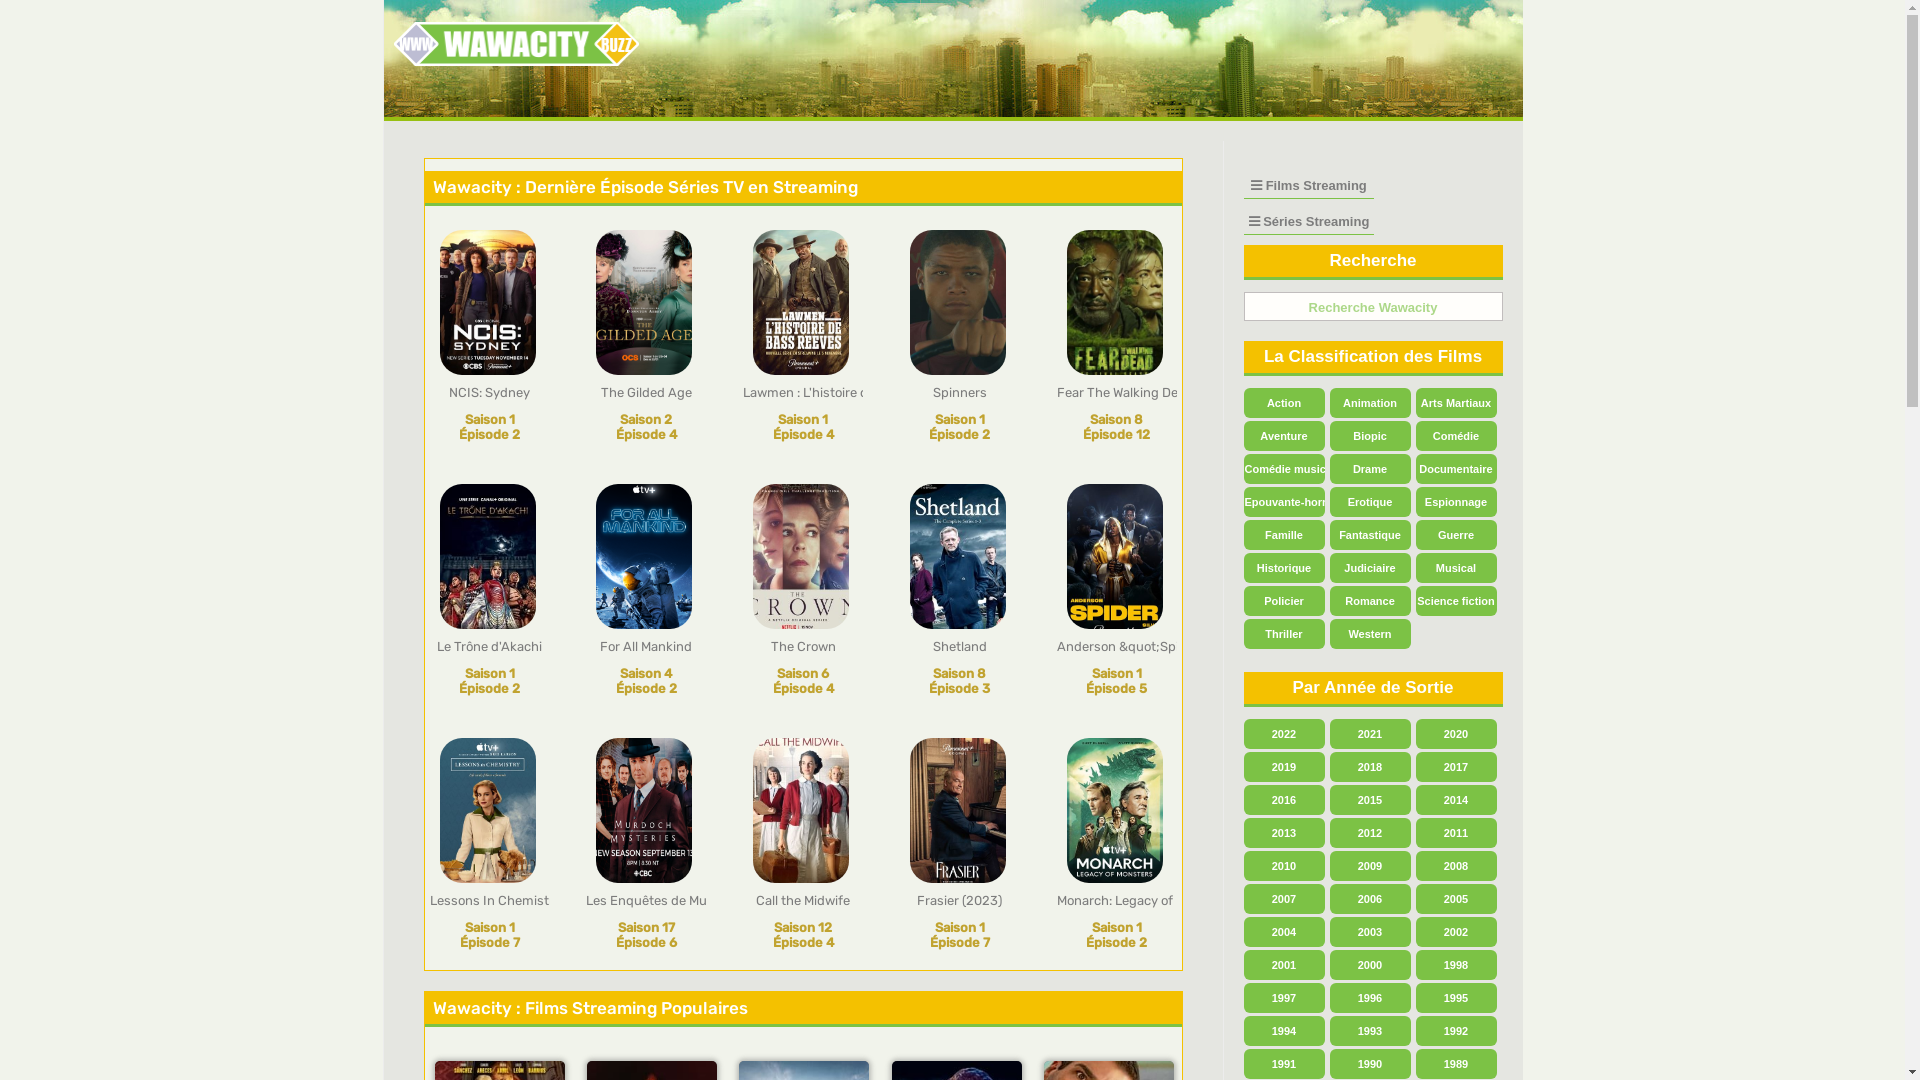  Describe the element at coordinates (1329, 567) in the screenshot. I see `'Judiciaire'` at that location.